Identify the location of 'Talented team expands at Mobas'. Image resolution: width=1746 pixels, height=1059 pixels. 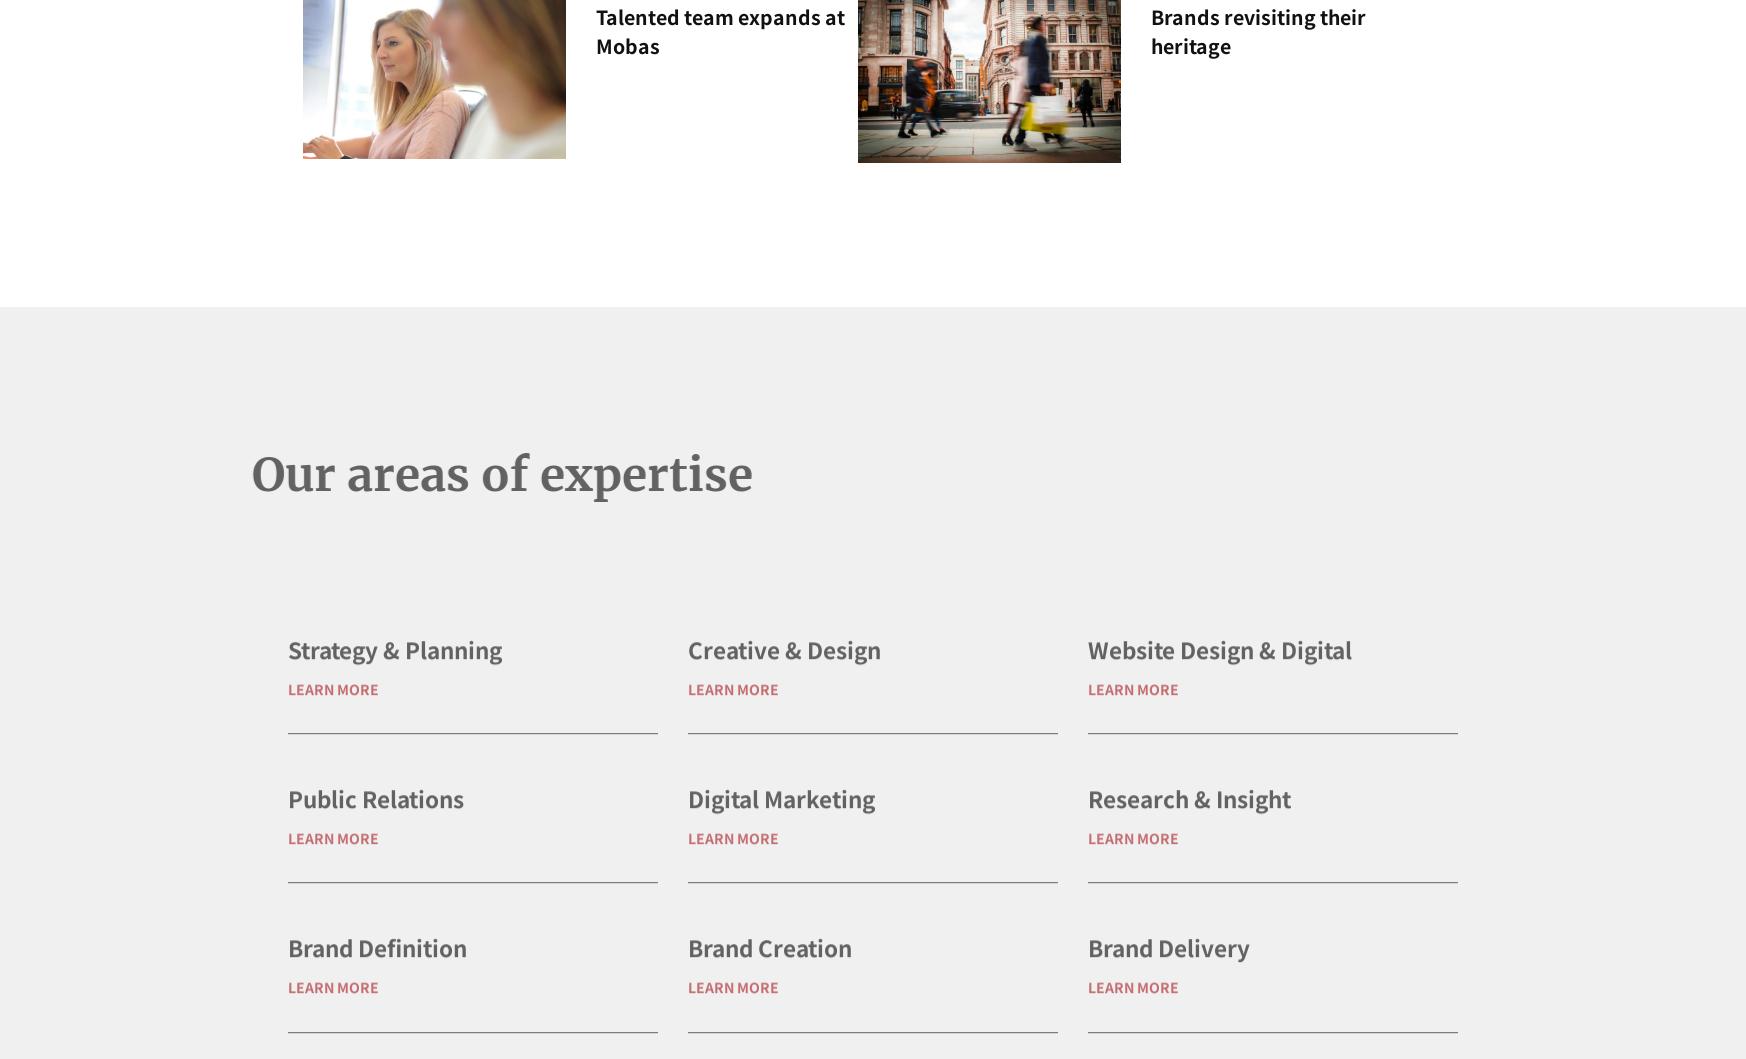
(594, 31).